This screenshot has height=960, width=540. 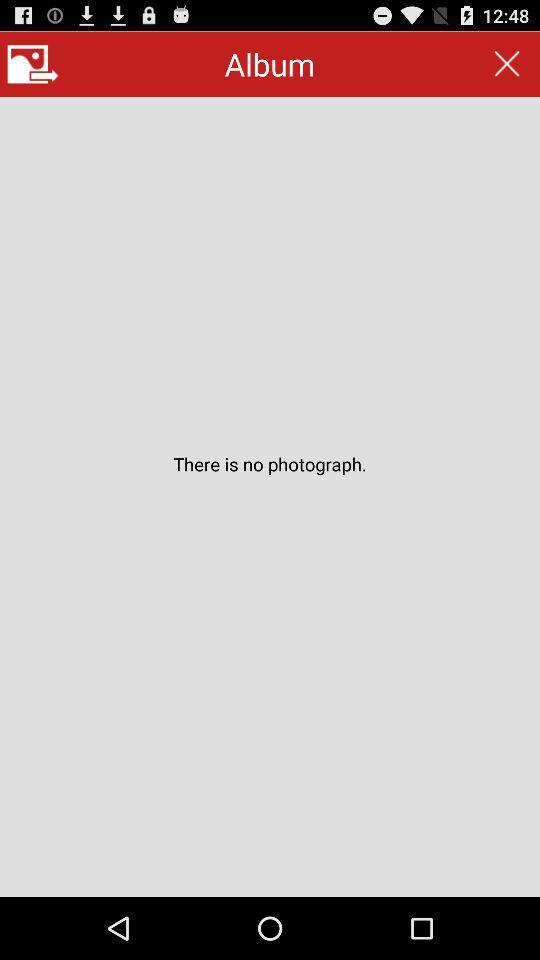 I want to click on item next to album app, so click(x=31, y=64).